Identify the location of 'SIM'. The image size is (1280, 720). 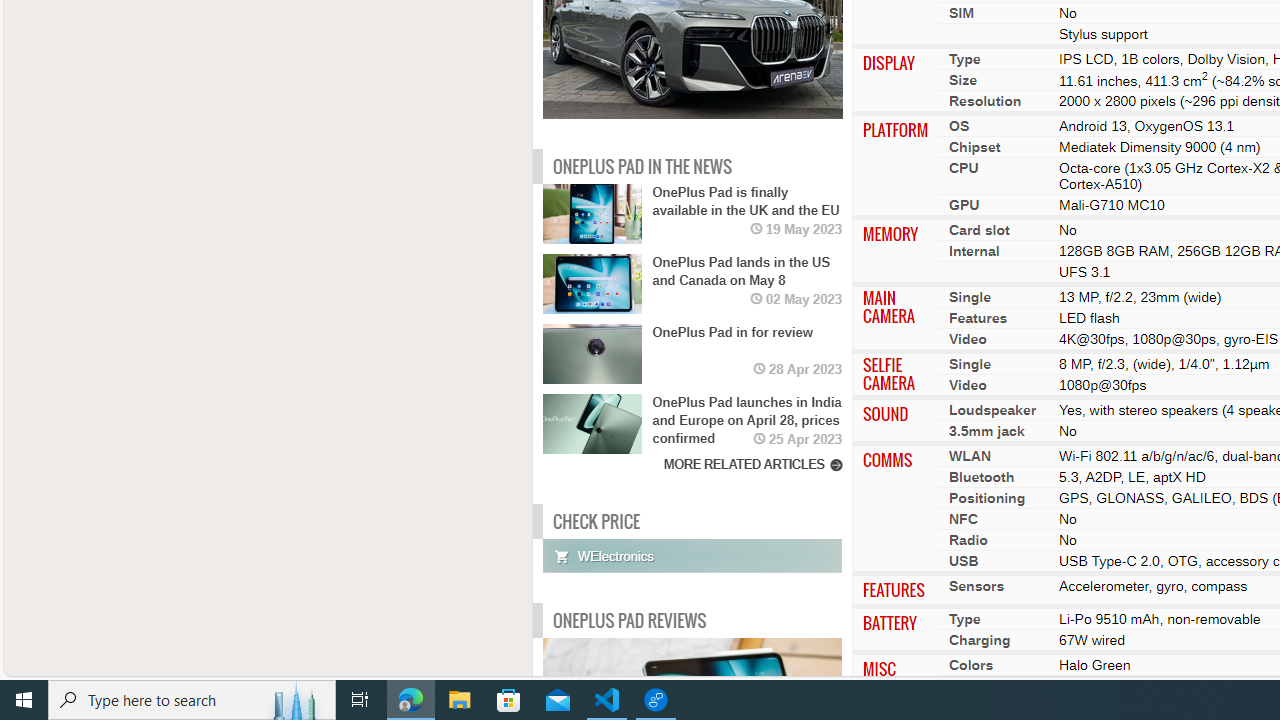
(961, 12).